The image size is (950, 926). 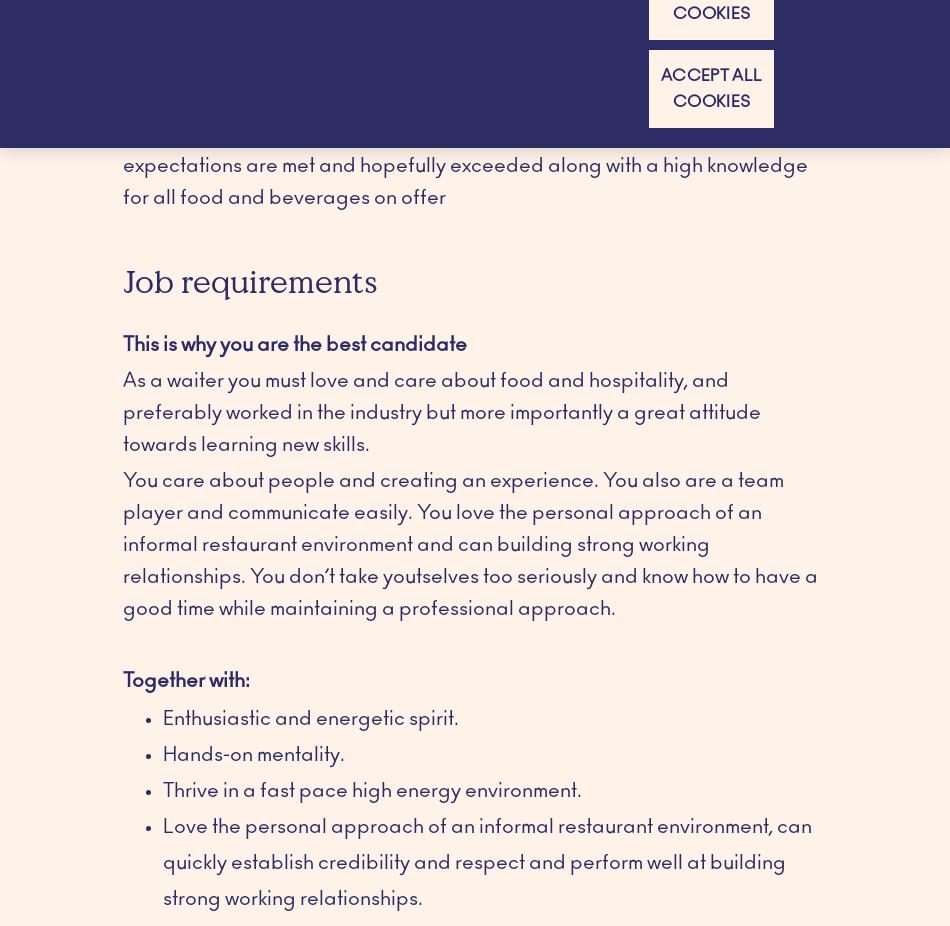 What do you see at coordinates (186, 678) in the screenshot?
I see `'Together with:'` at bounding box center [186, 678].